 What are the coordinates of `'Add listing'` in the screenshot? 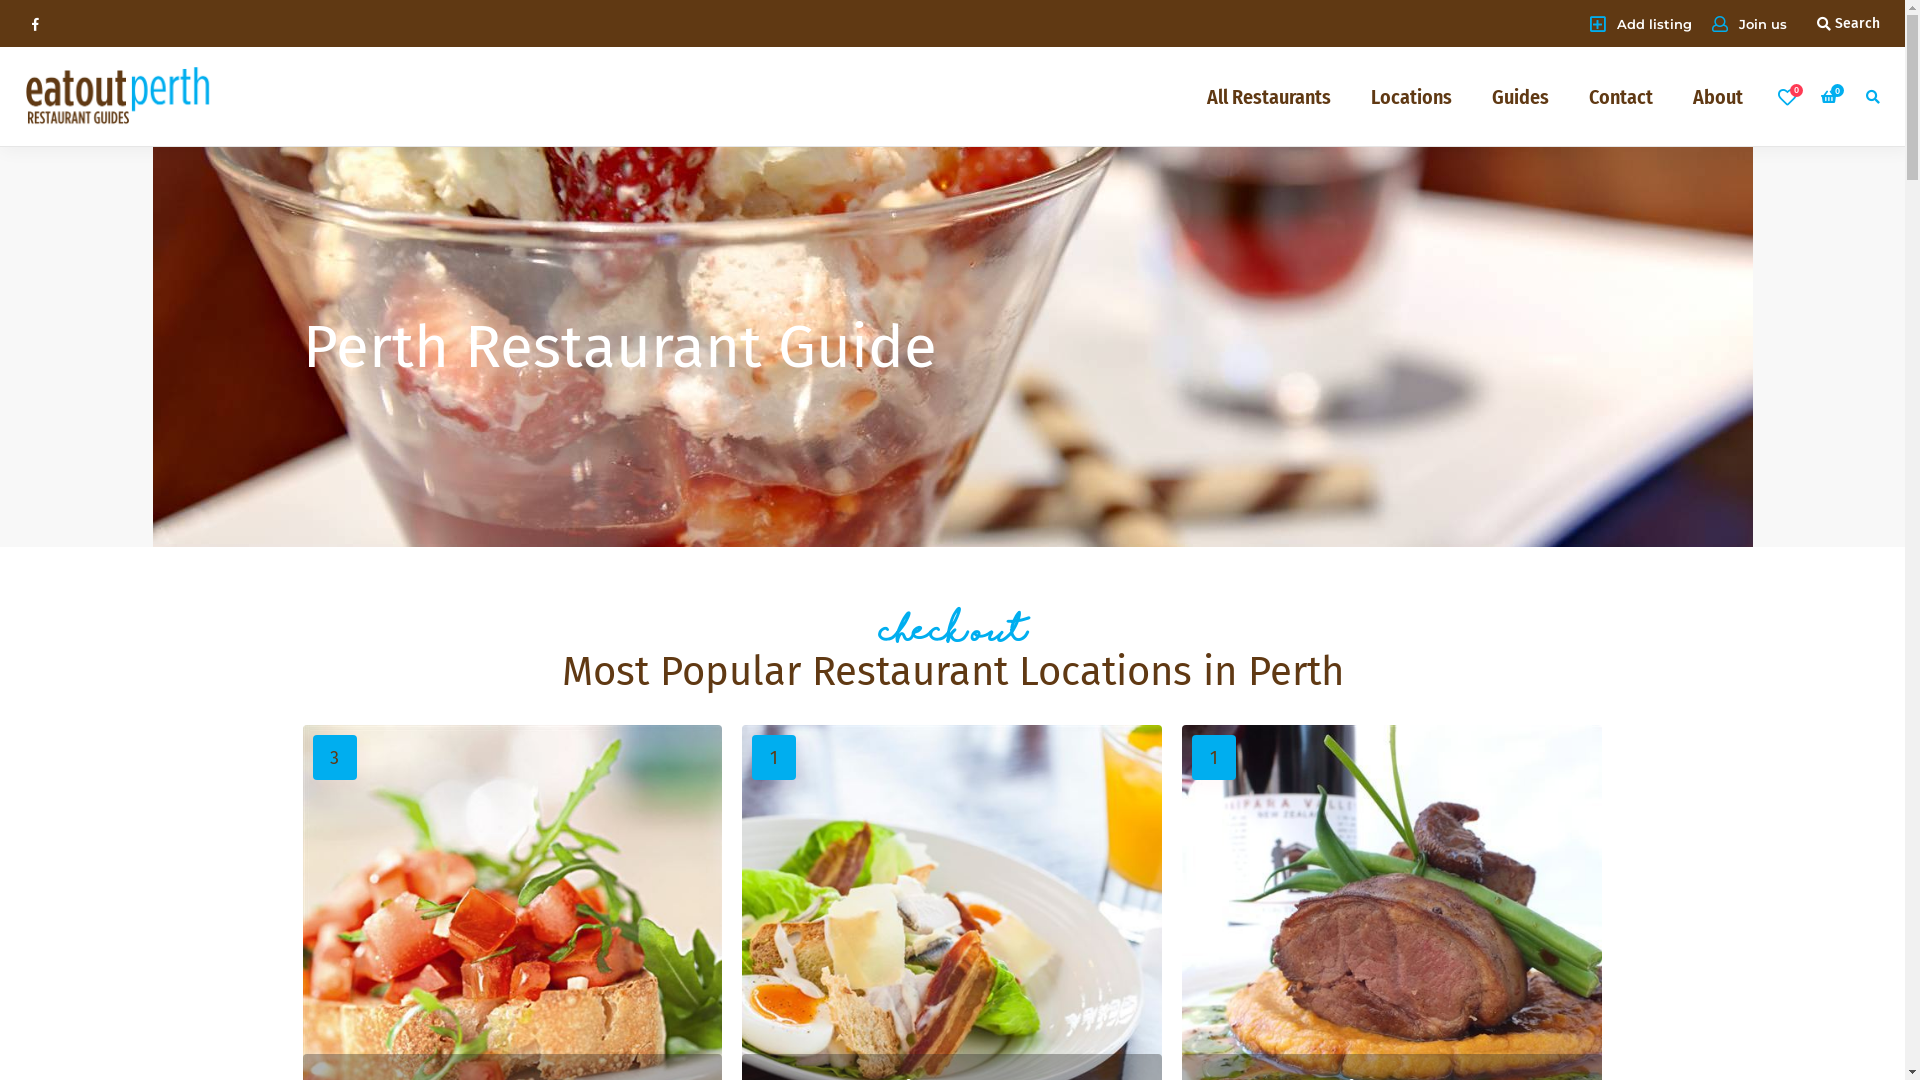 It's located at (1641, 23).